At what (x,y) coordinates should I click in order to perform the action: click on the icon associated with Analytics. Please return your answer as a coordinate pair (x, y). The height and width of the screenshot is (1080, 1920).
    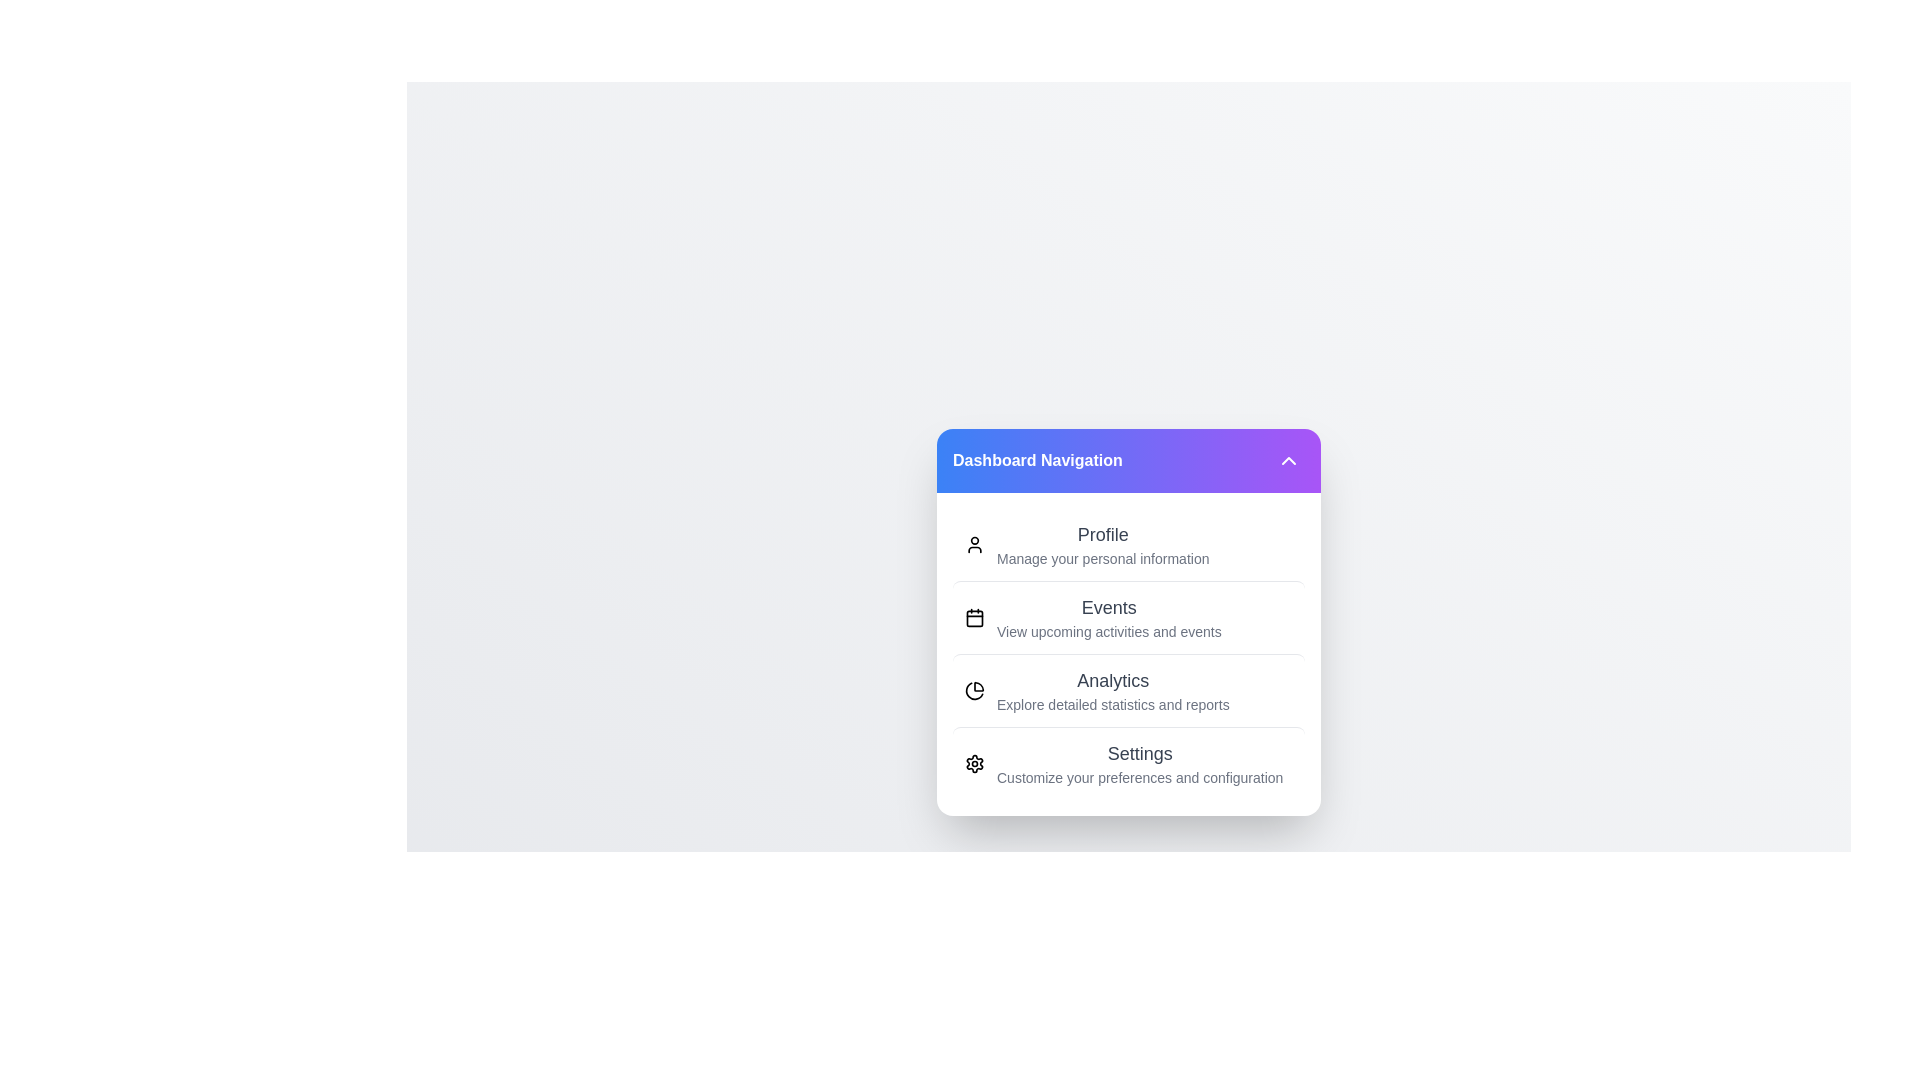
    Looking at the image, I should click on (974, 689).